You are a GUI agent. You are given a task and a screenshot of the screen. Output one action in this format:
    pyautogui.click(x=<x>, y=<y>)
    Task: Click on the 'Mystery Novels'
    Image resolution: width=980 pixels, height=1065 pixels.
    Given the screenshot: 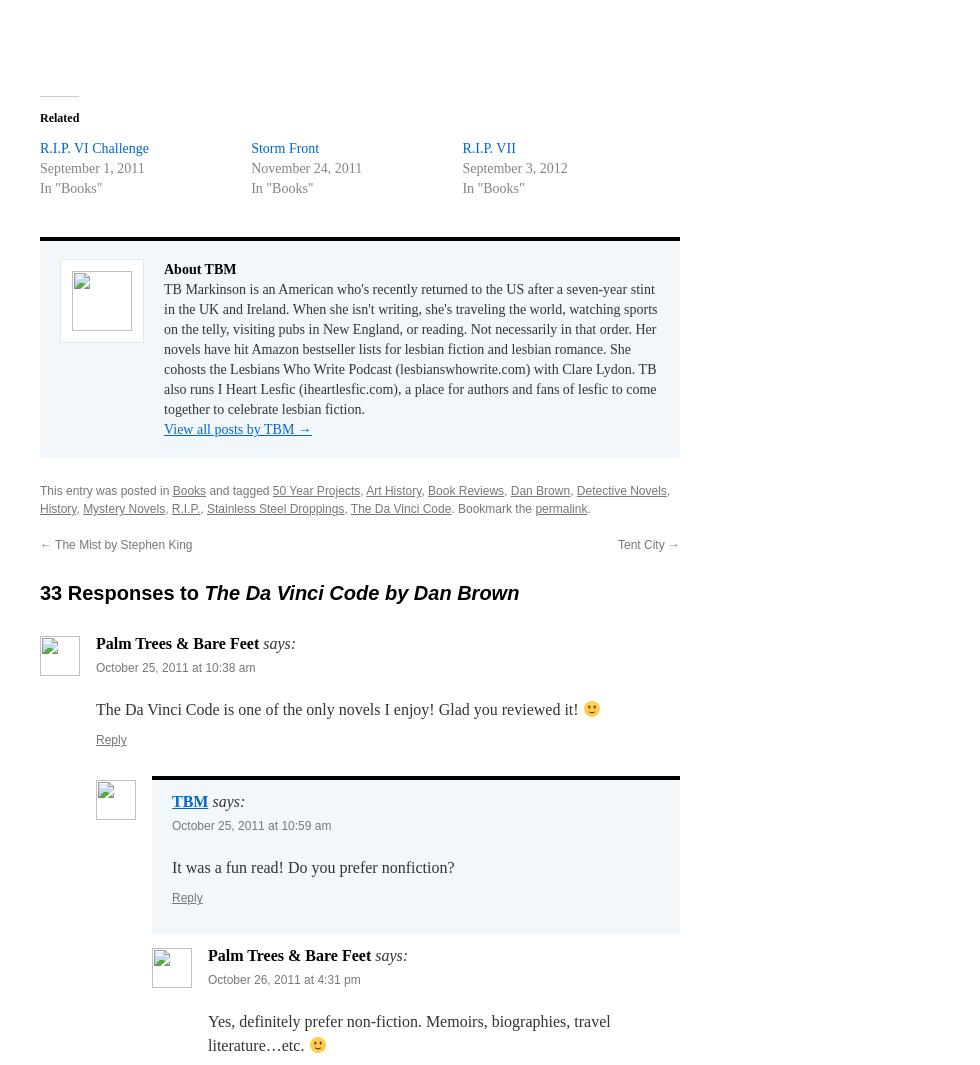 What is the action you would take?
    pyautogui.click(x=123, y=507)
    